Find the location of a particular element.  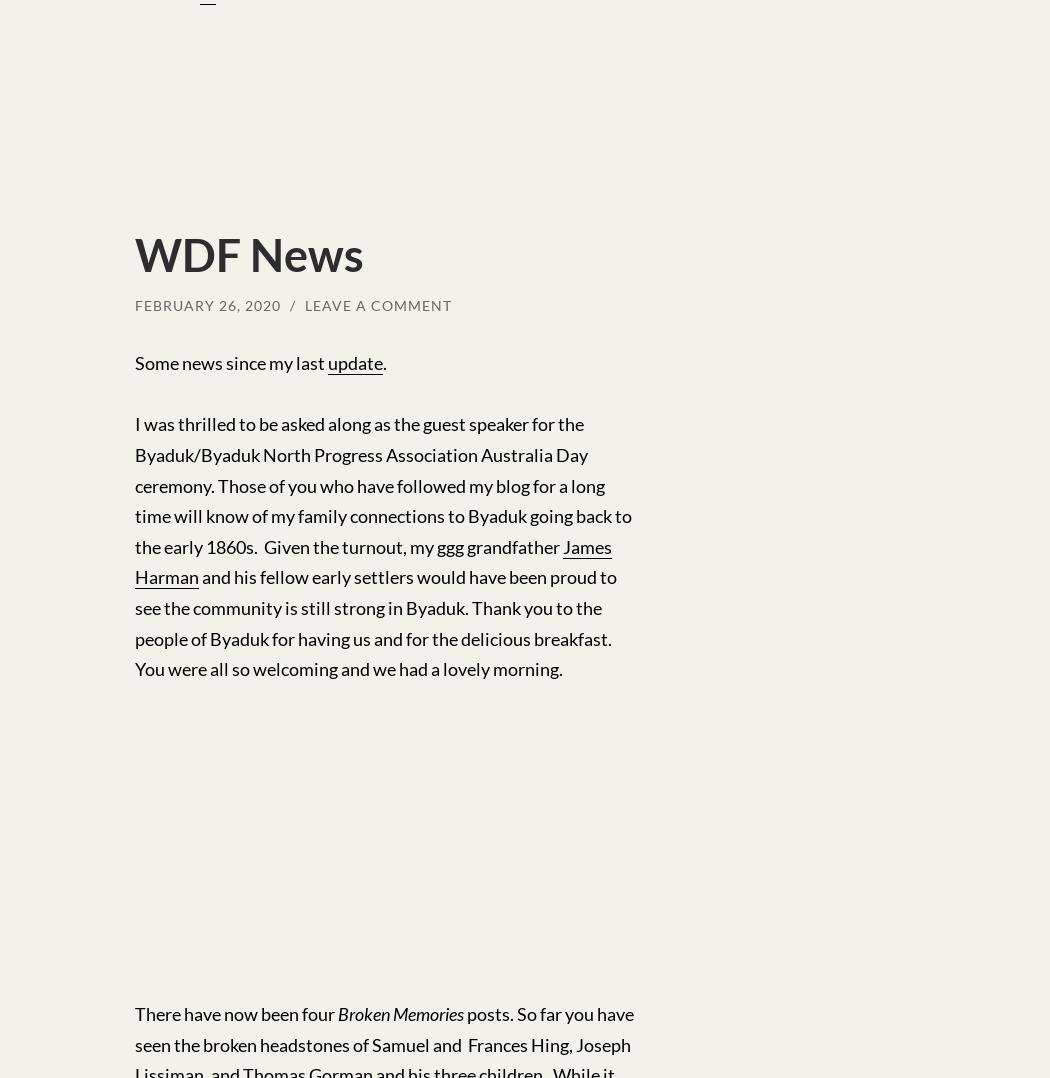

'/' is located at coordinates (289, 304).